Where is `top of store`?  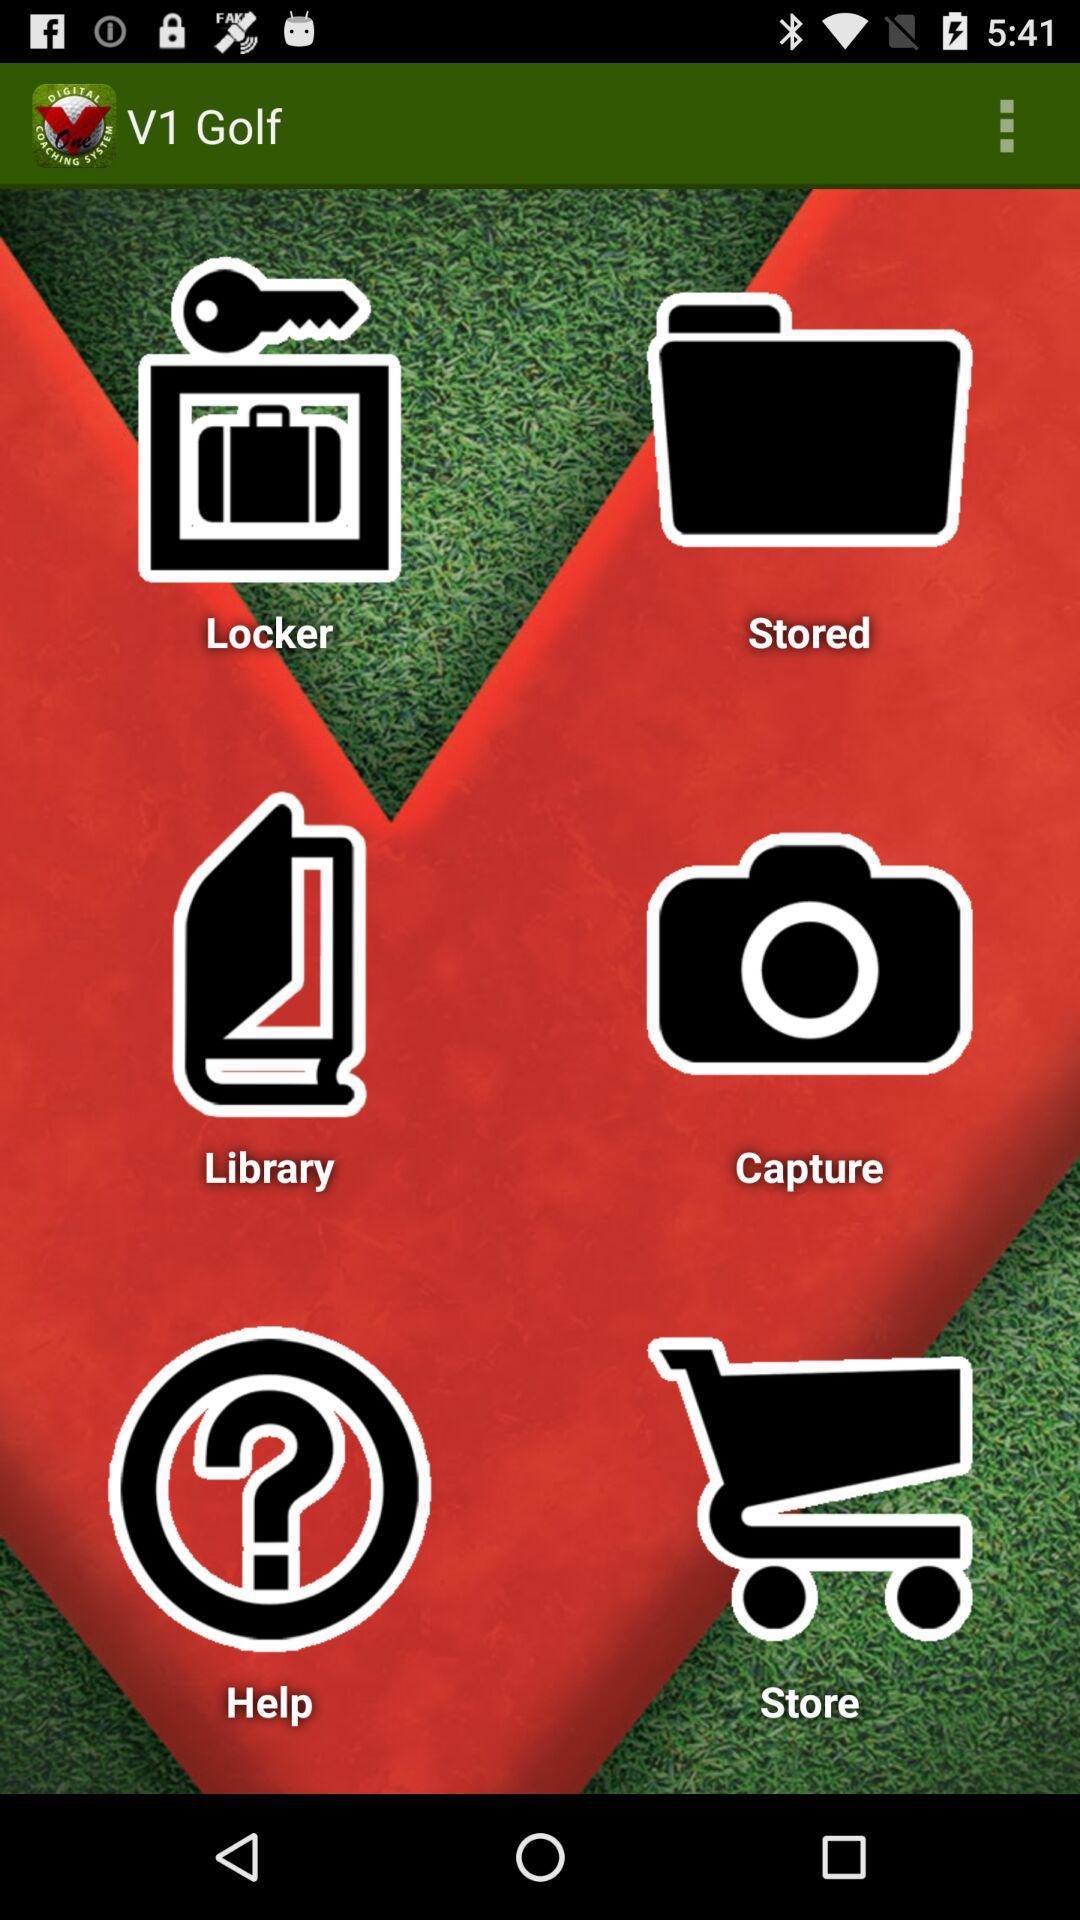 top of store is located at coordinates (810, 1488).